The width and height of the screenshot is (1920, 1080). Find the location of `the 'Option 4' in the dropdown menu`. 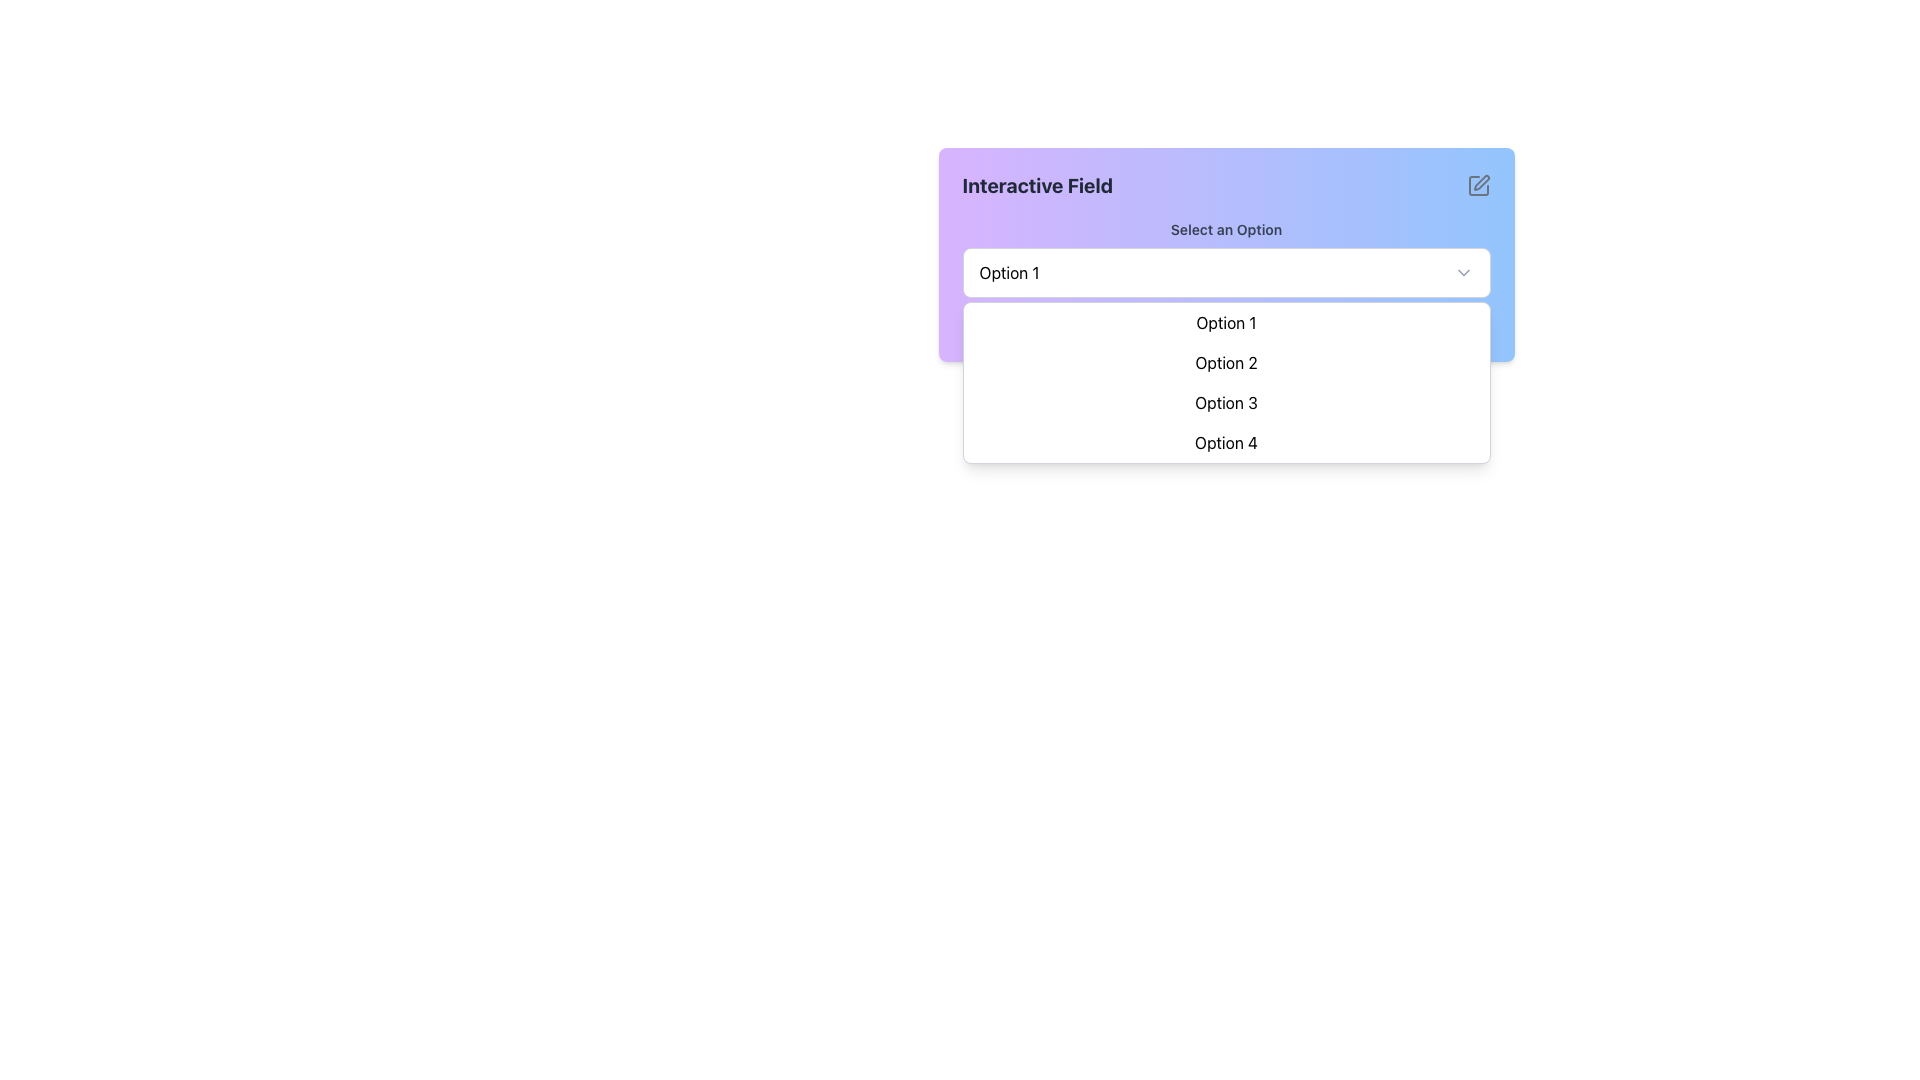

the 'Option 4' in the dropdown menu is located at coordinates (1225, 442).